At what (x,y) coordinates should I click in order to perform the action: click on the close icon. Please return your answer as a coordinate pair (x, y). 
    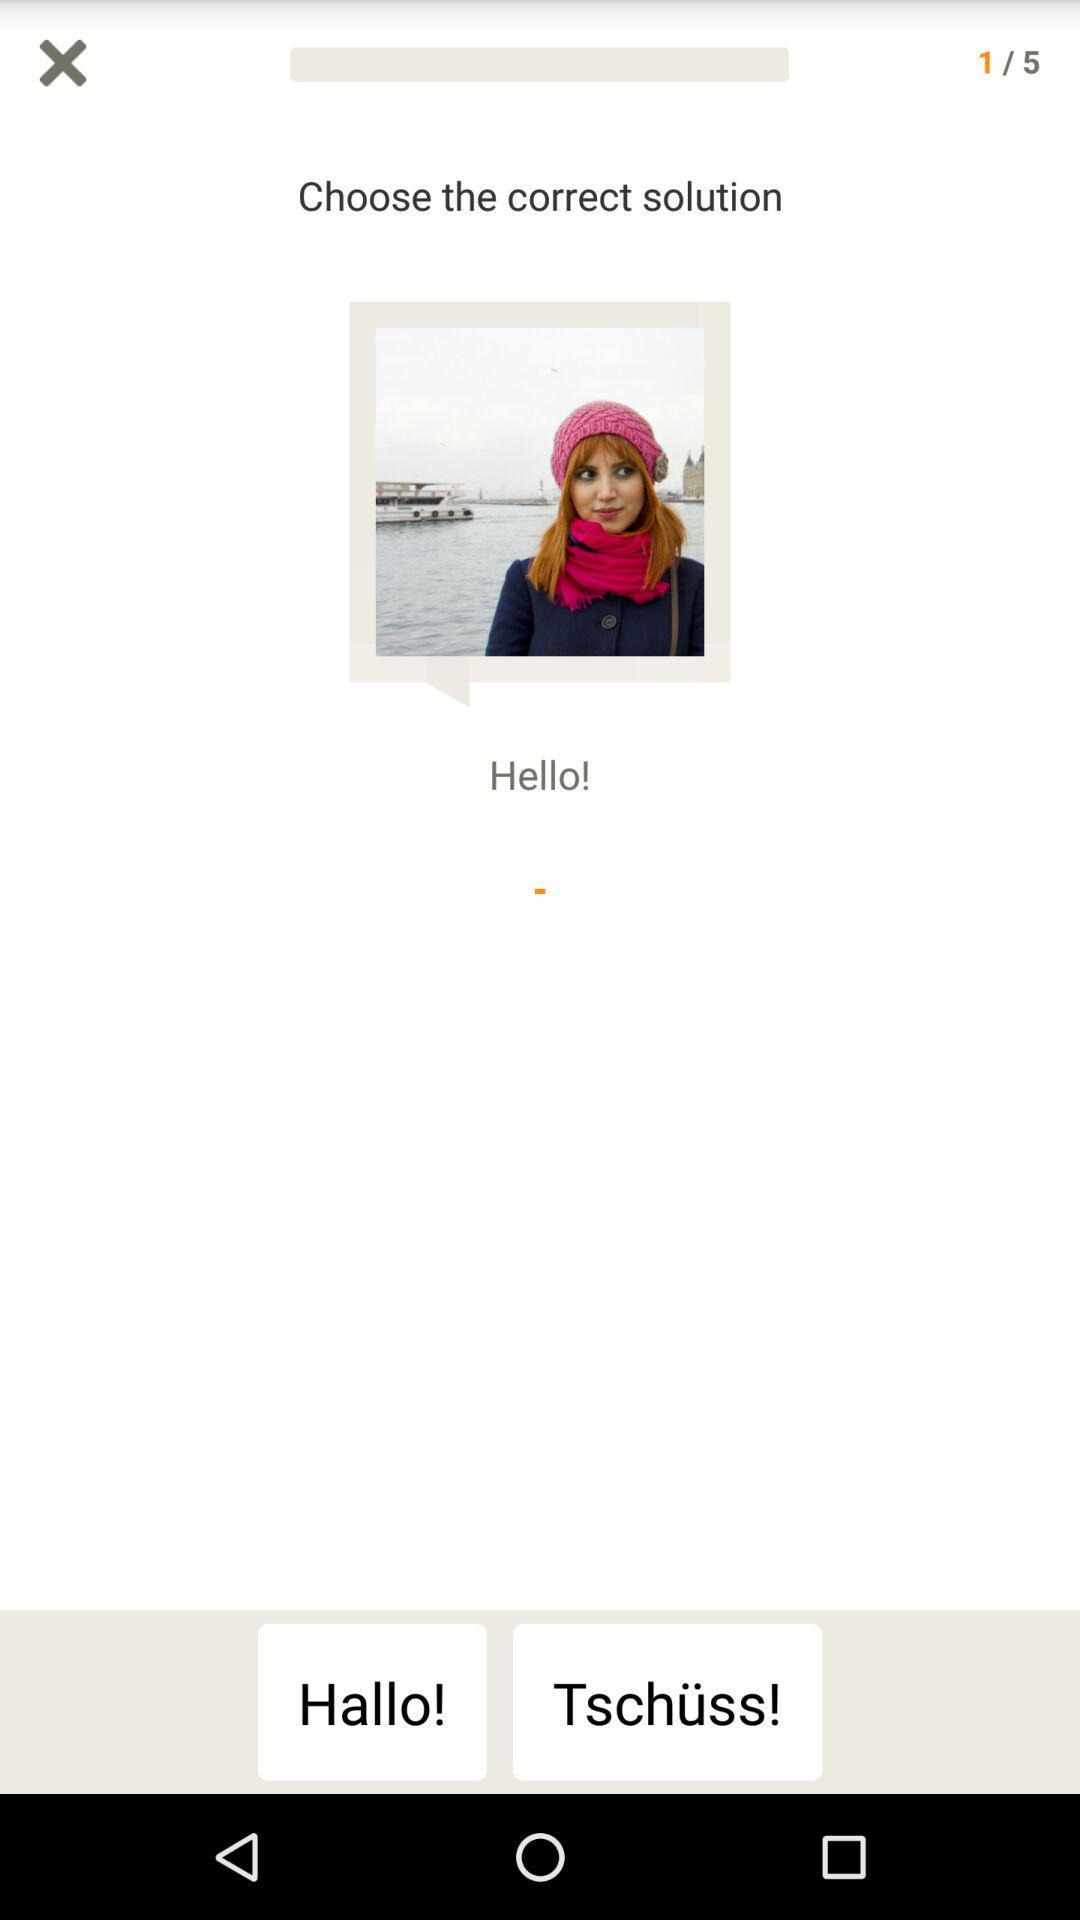
    Looking at the image, I should click on (61, 67).